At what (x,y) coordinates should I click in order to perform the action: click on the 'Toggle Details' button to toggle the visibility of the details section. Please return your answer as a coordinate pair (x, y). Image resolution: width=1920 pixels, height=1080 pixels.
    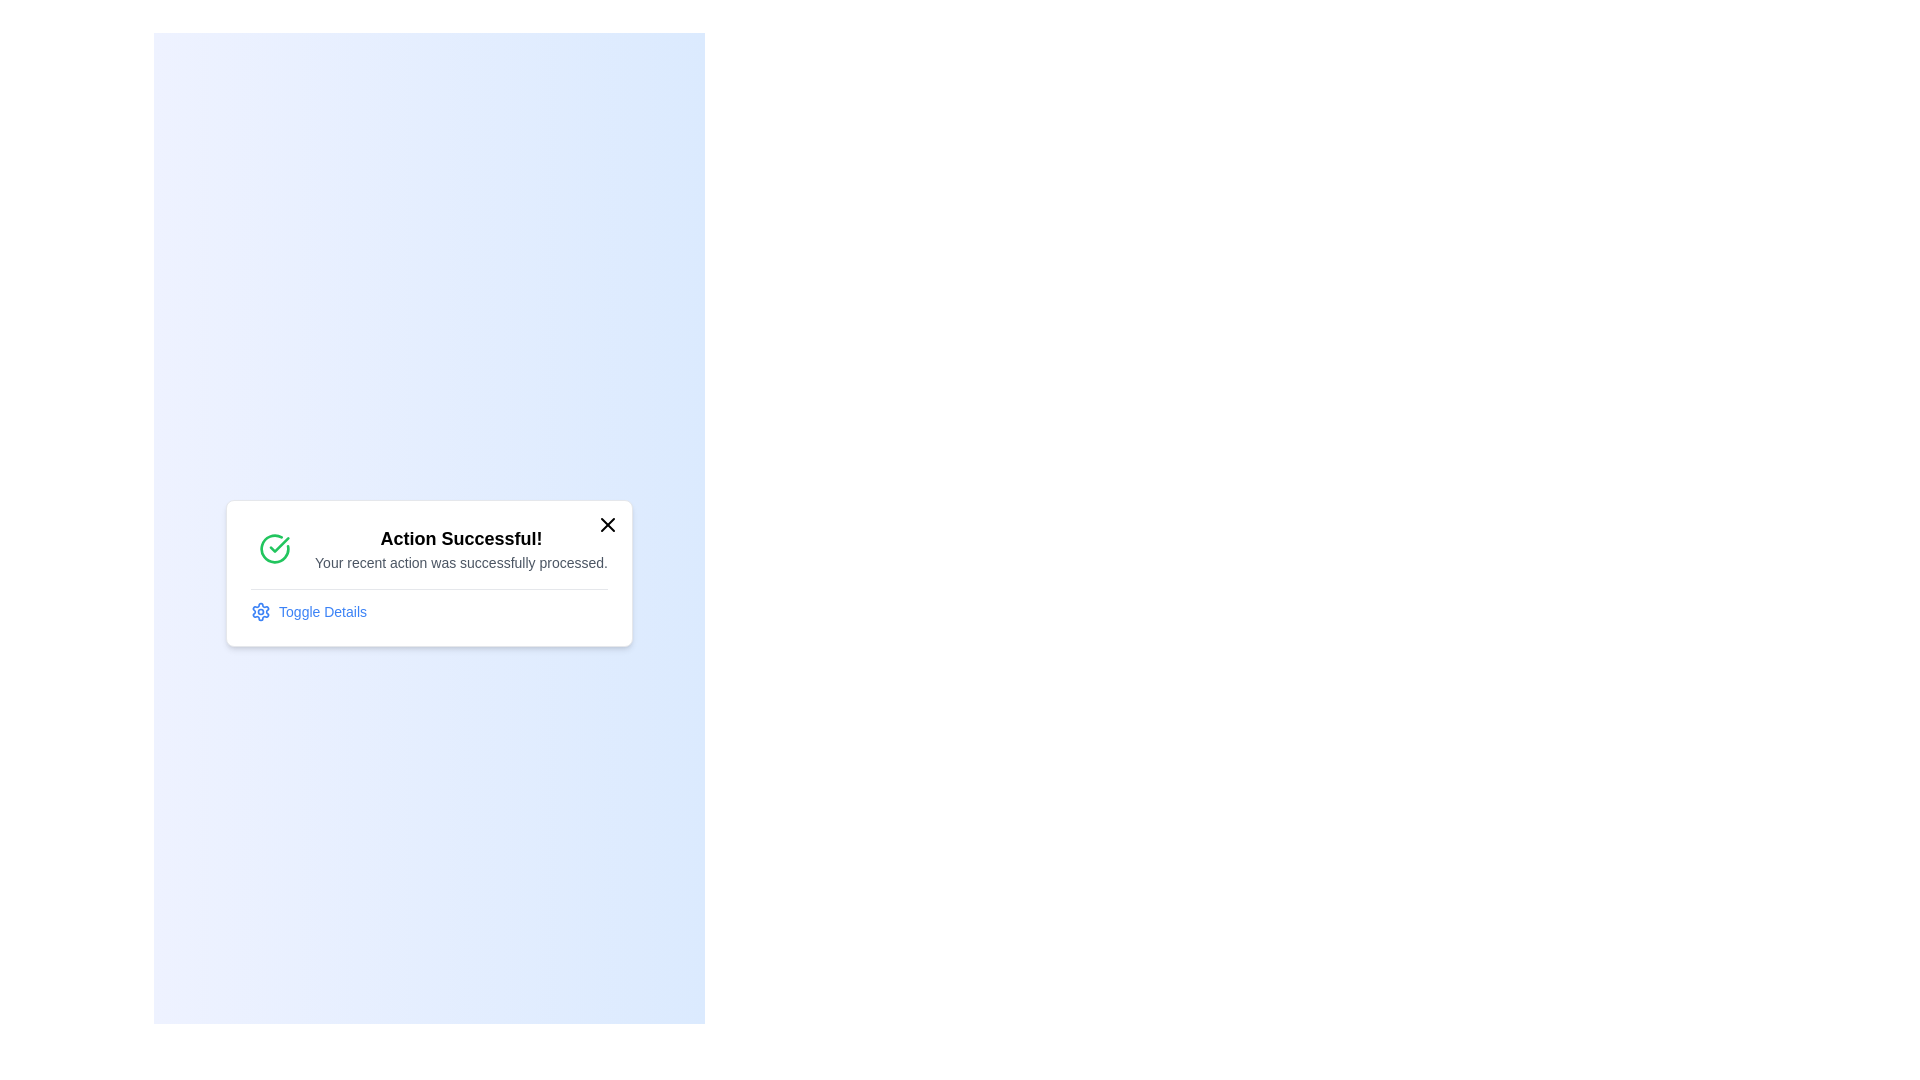
    Looking at the image, I should click on (307, 609).